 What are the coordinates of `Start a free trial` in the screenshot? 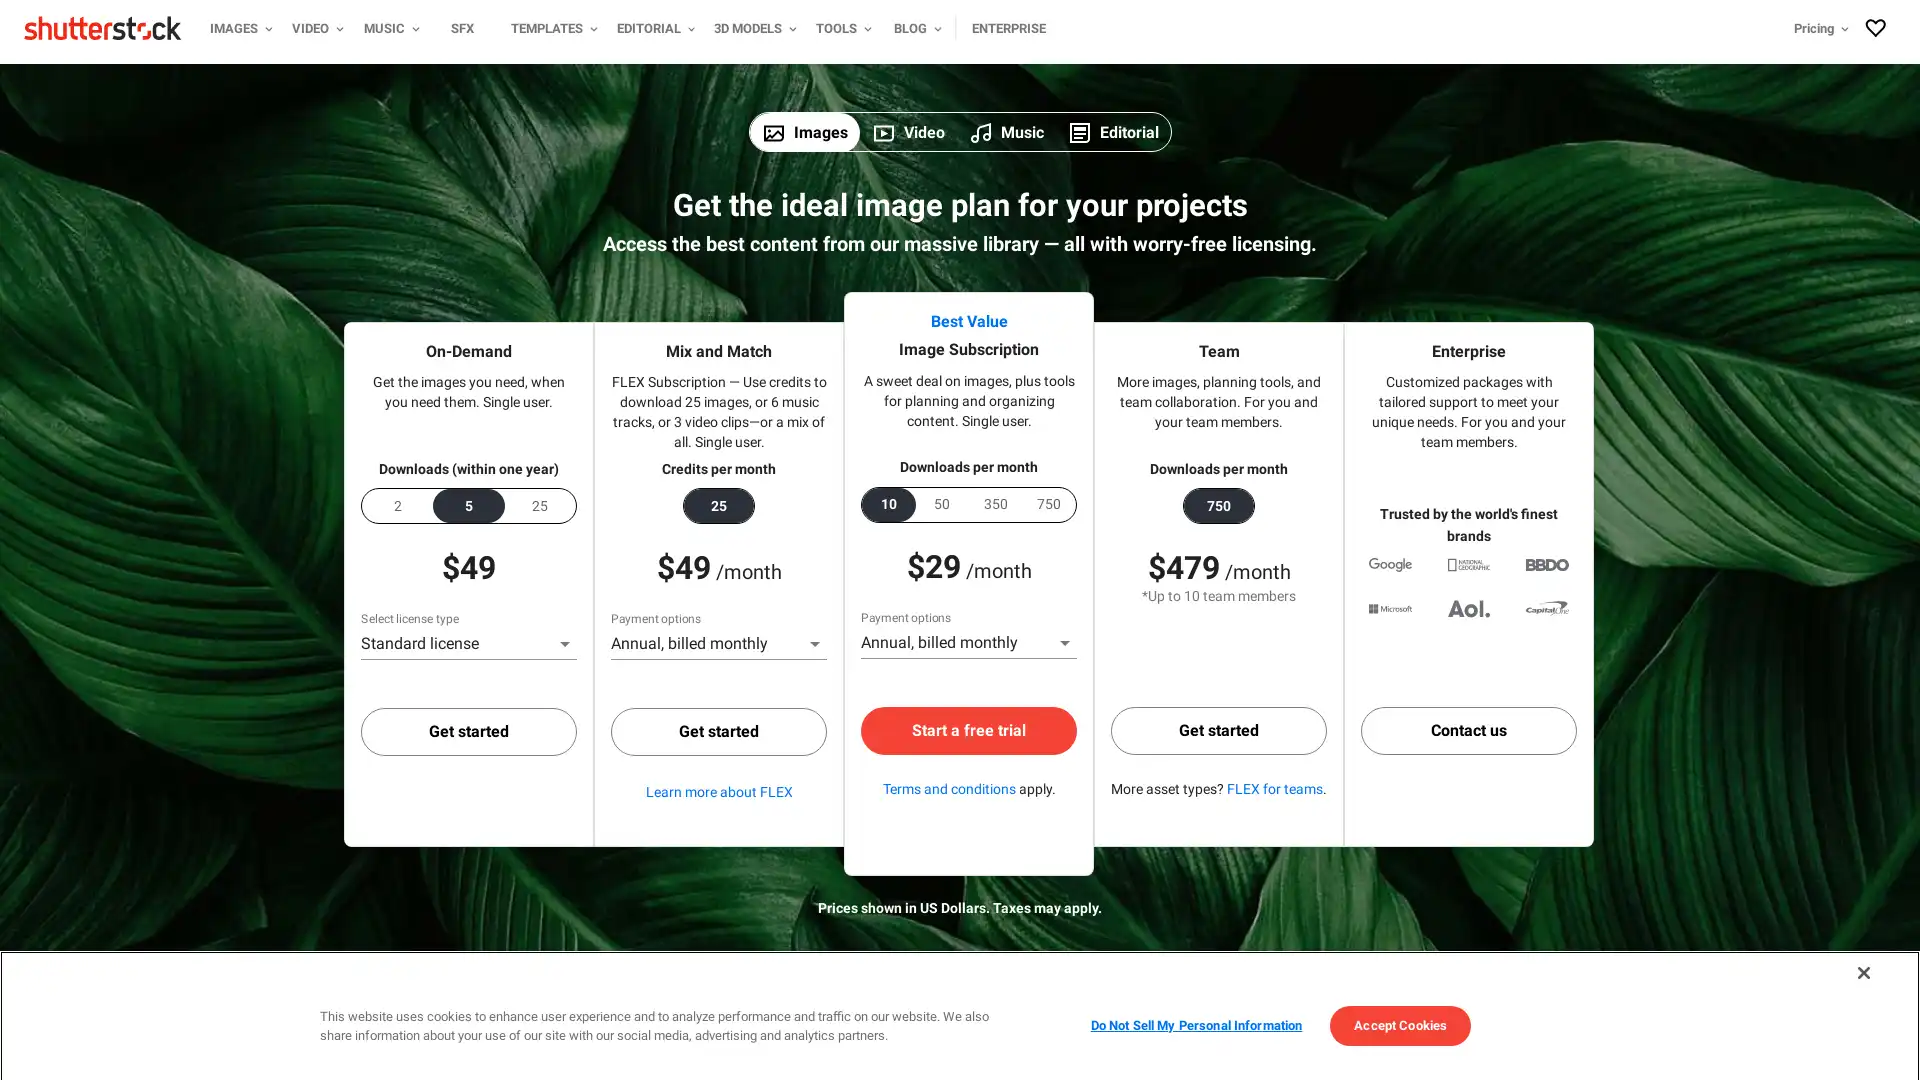 It's located at (969, 729).